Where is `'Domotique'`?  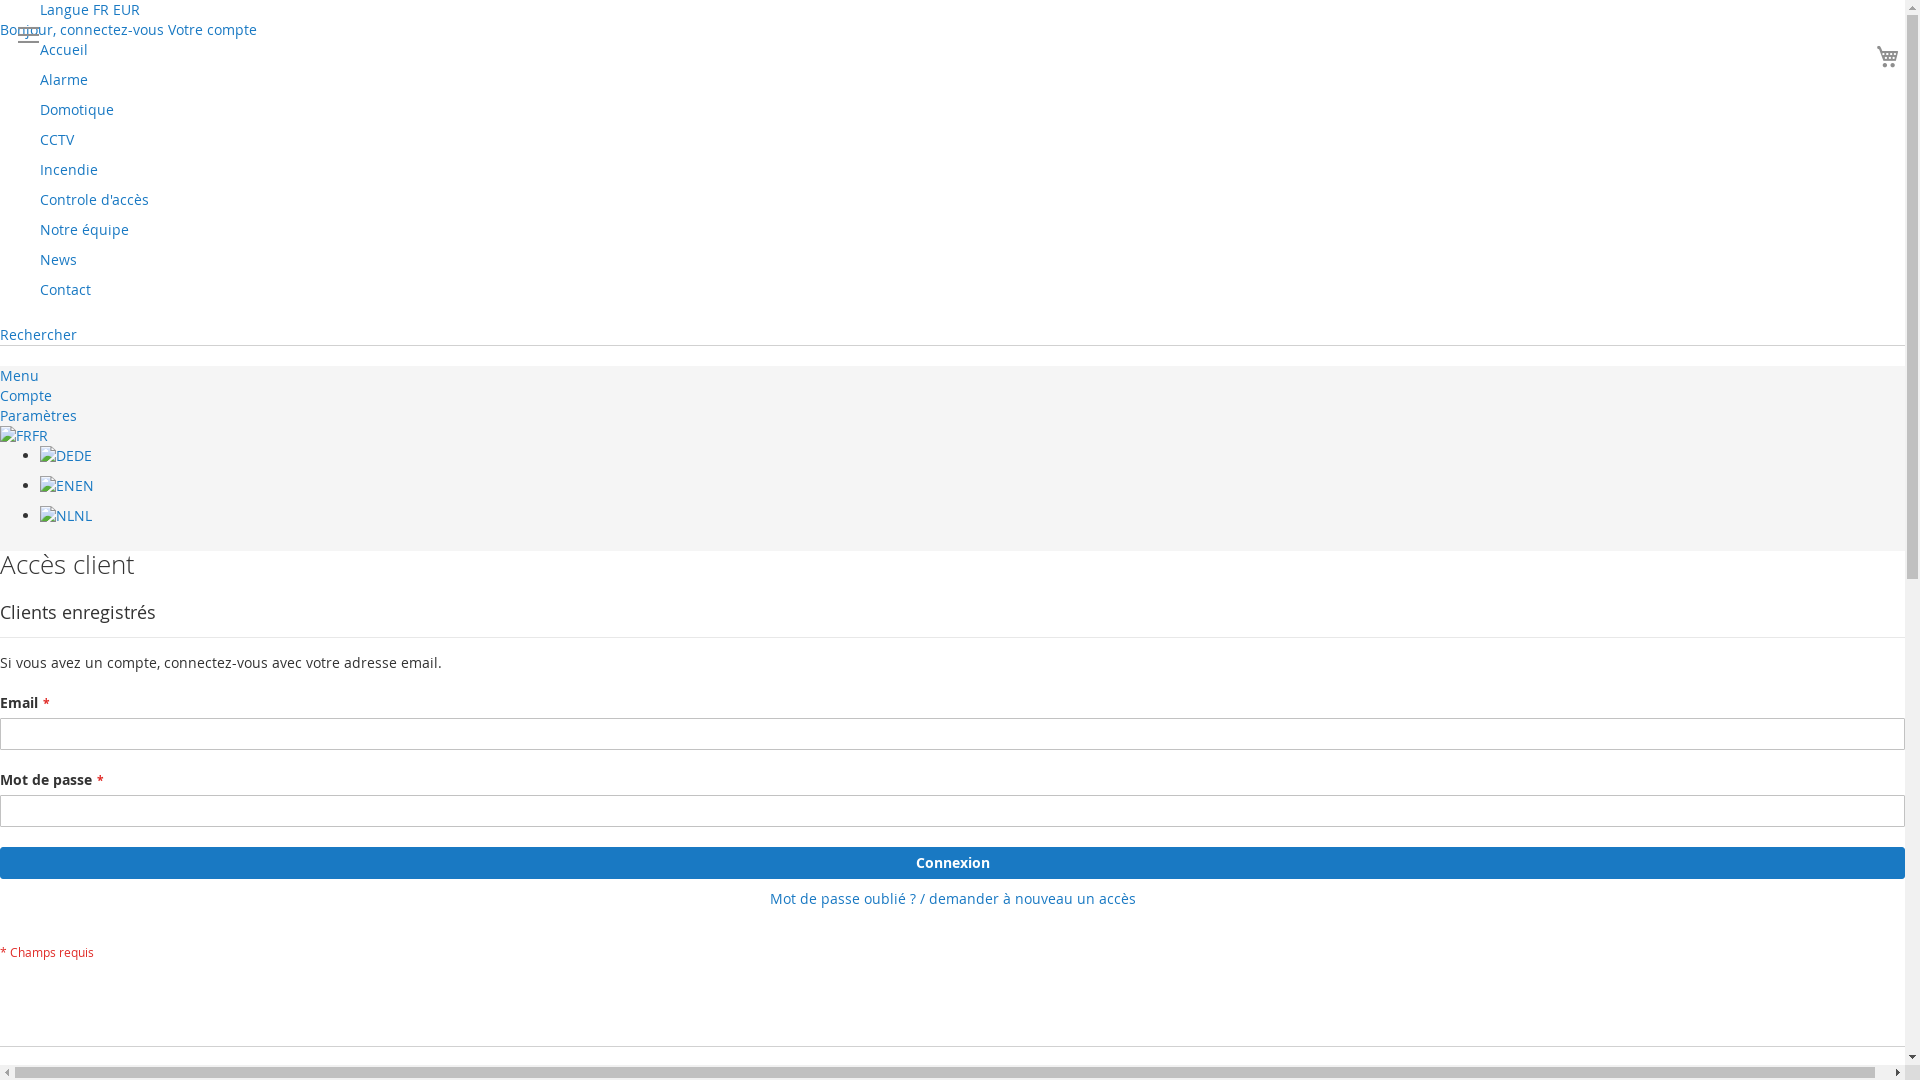
'Domotique' is located at coordinates (76, 109).